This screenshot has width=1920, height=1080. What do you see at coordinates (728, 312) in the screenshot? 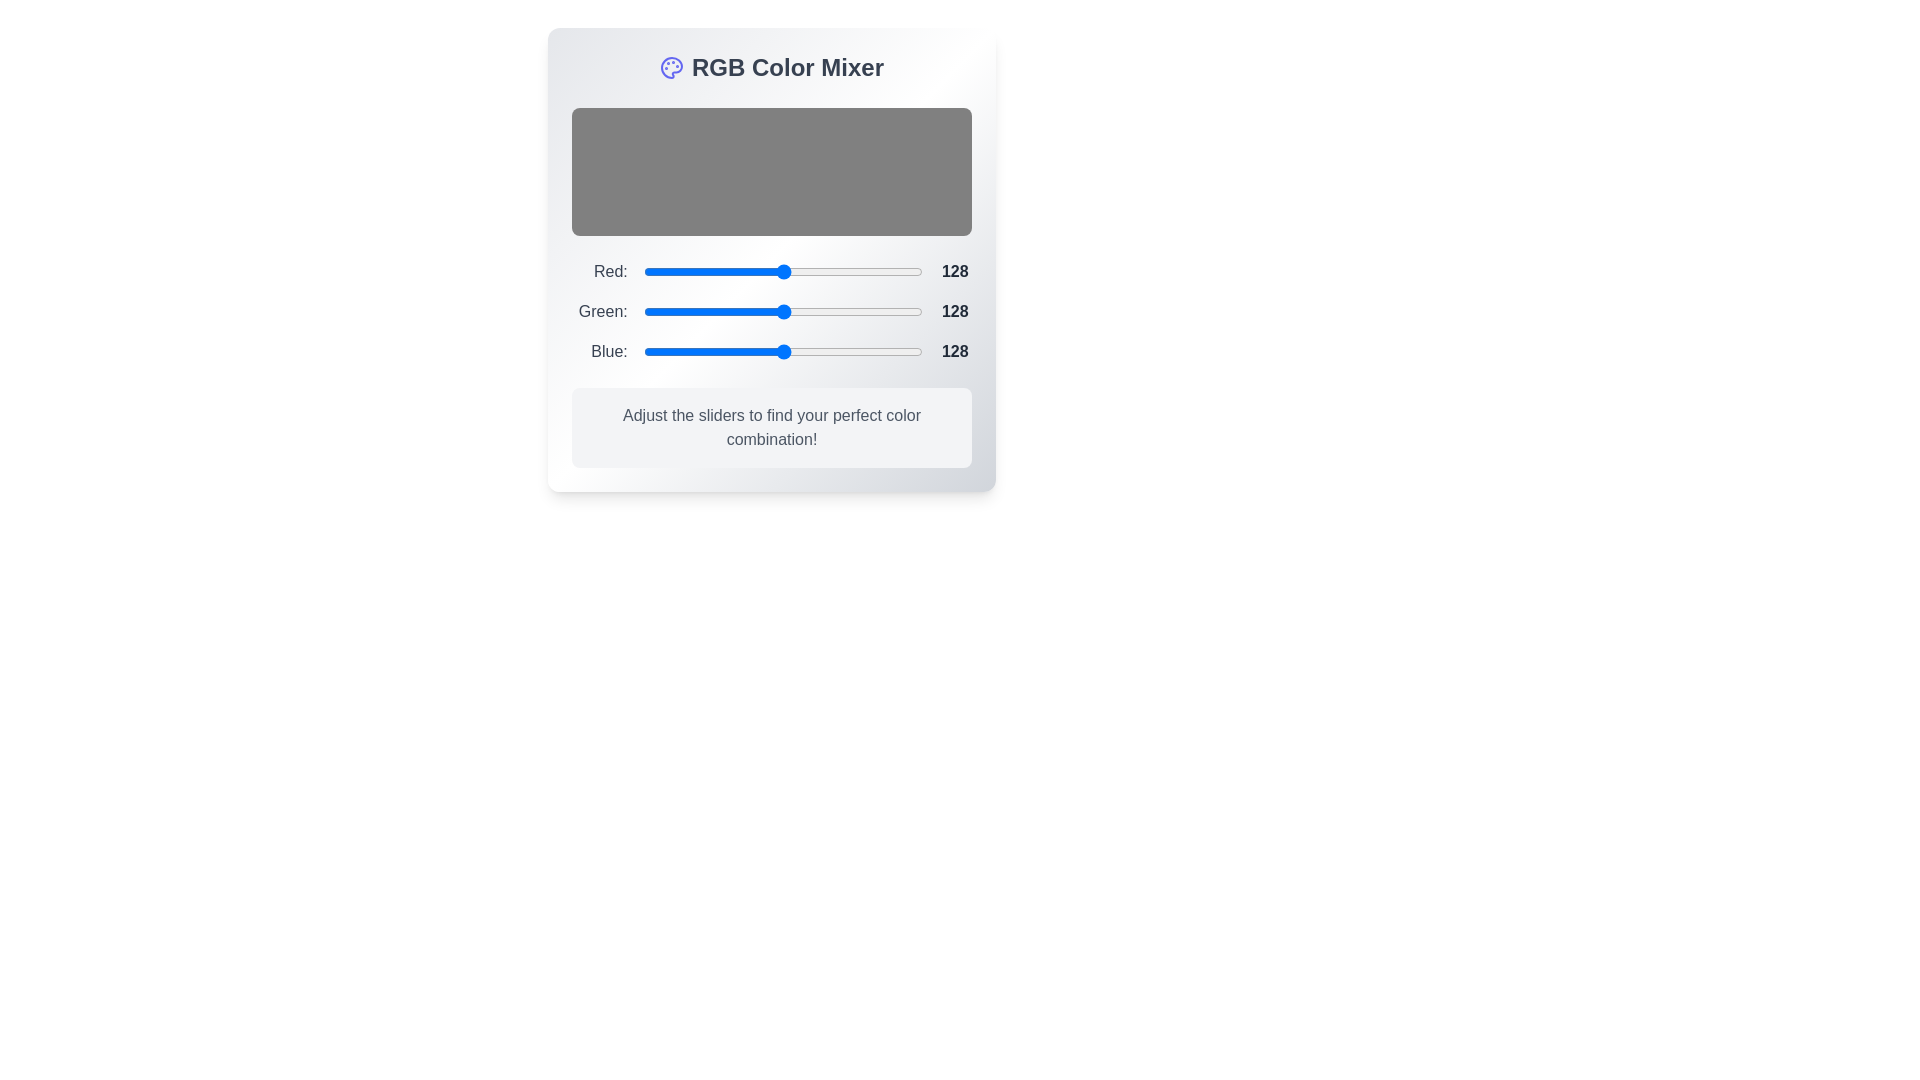
I see `the 1 slider to 78` at bounding box center [728, 312].